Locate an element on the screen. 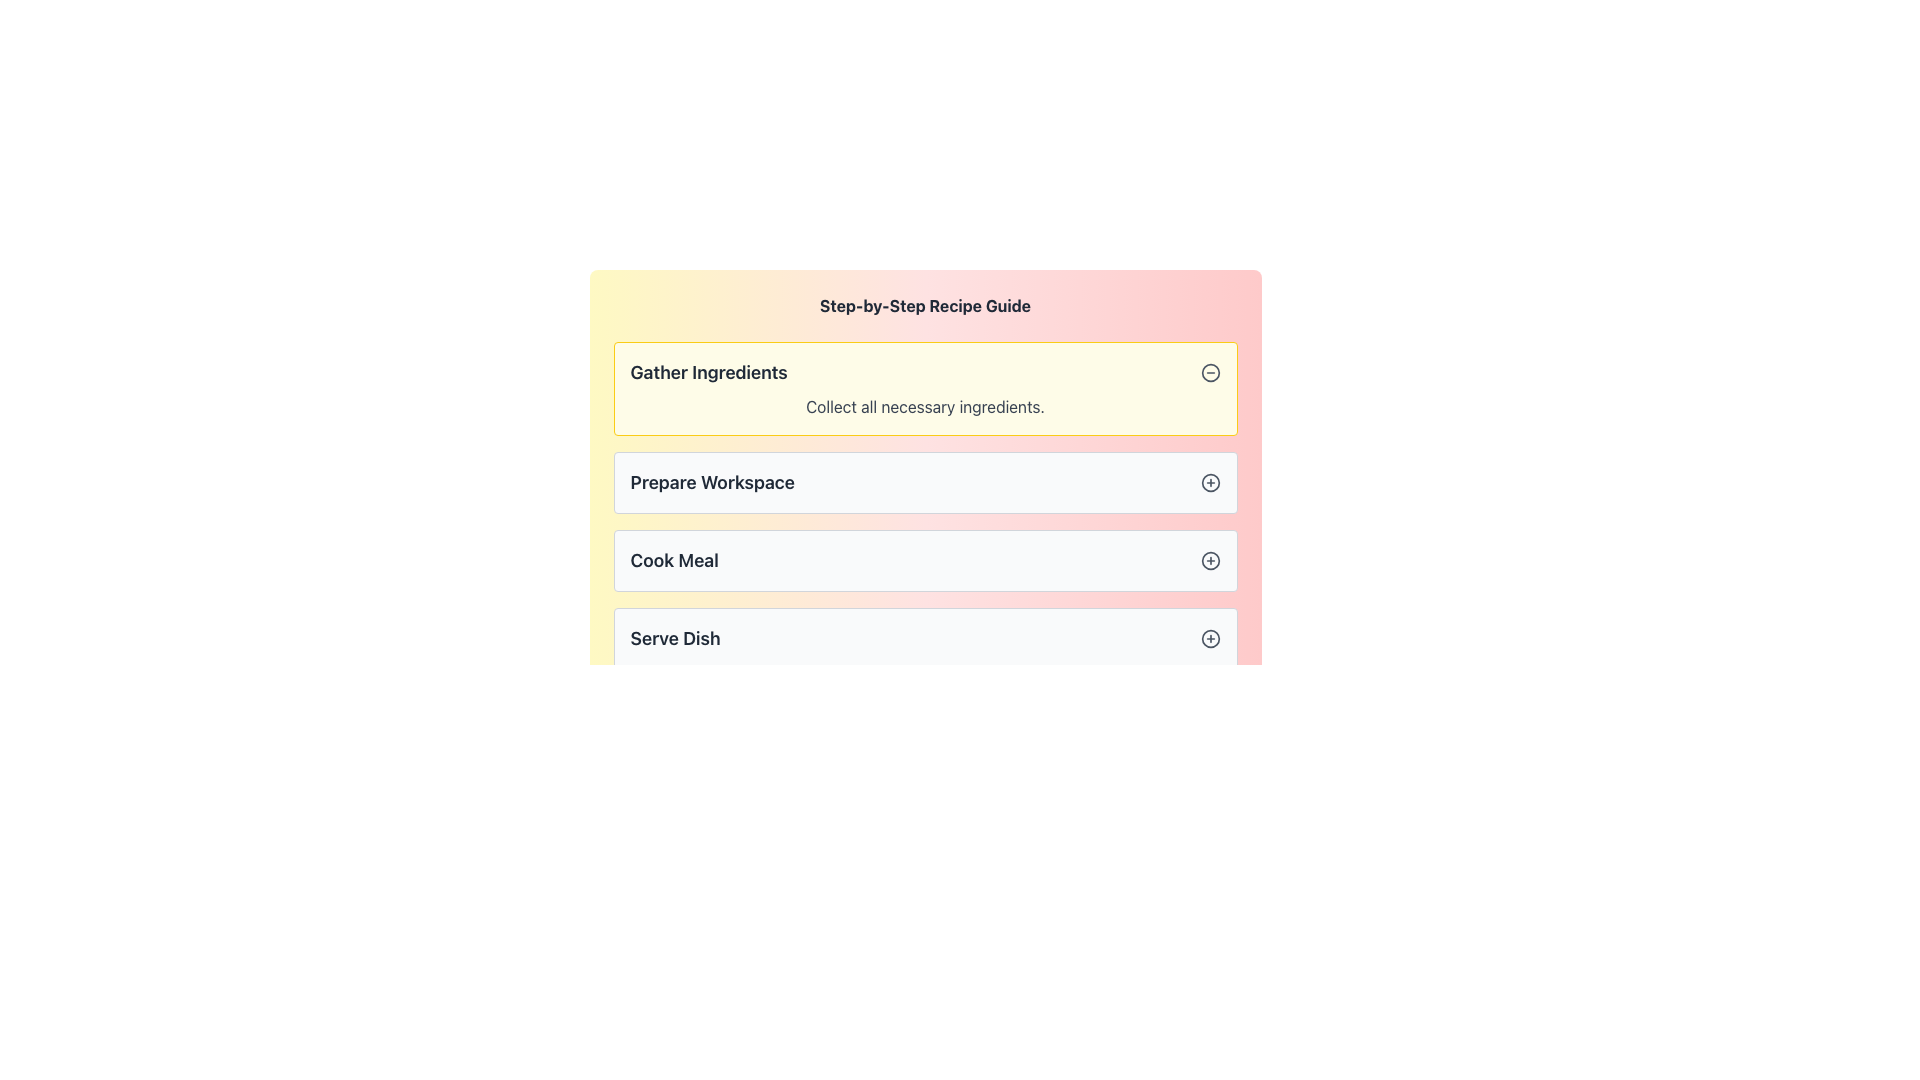 The height and width of the screenshot is (1080, 1920). the interactive button located on the right side of the 'Prepare Workspace' row is located at coordinates (1209, 482).